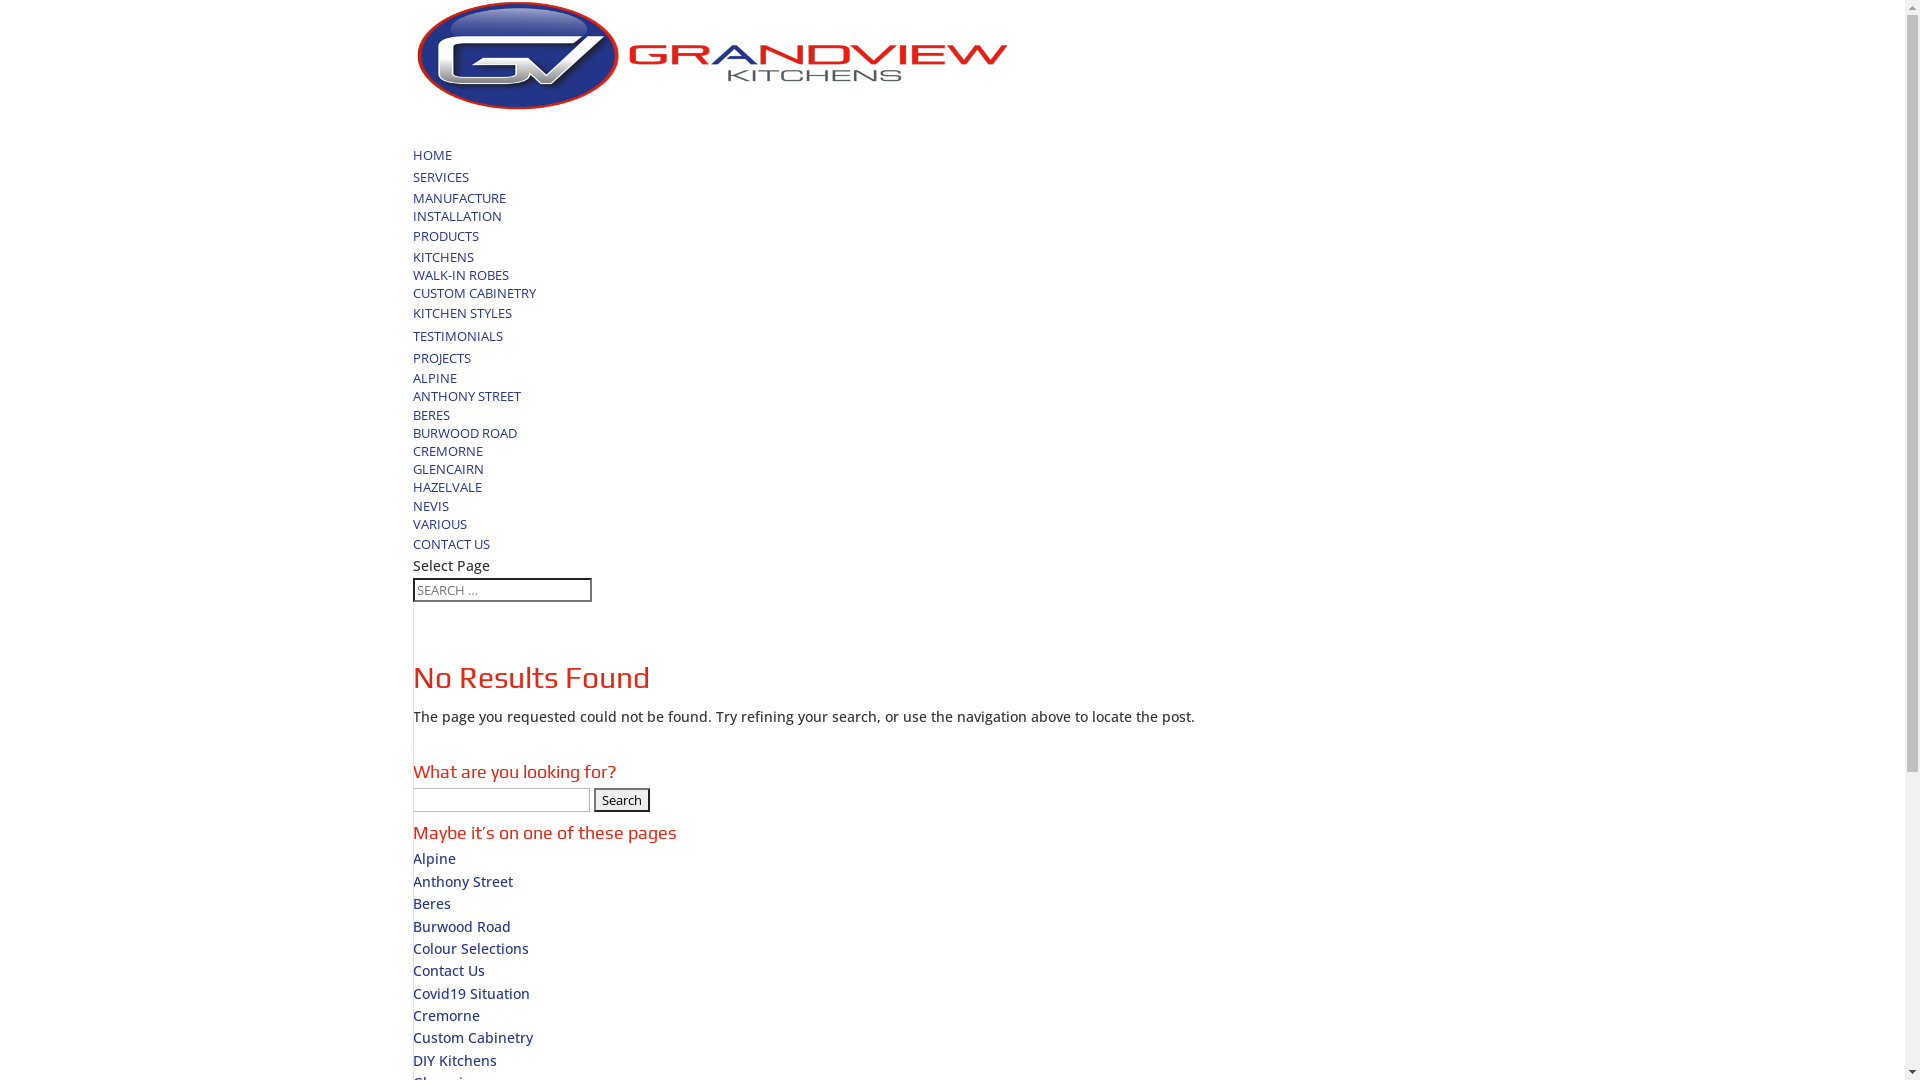  I want to click on 'BURWOOD ROAD', so click(411, 431).